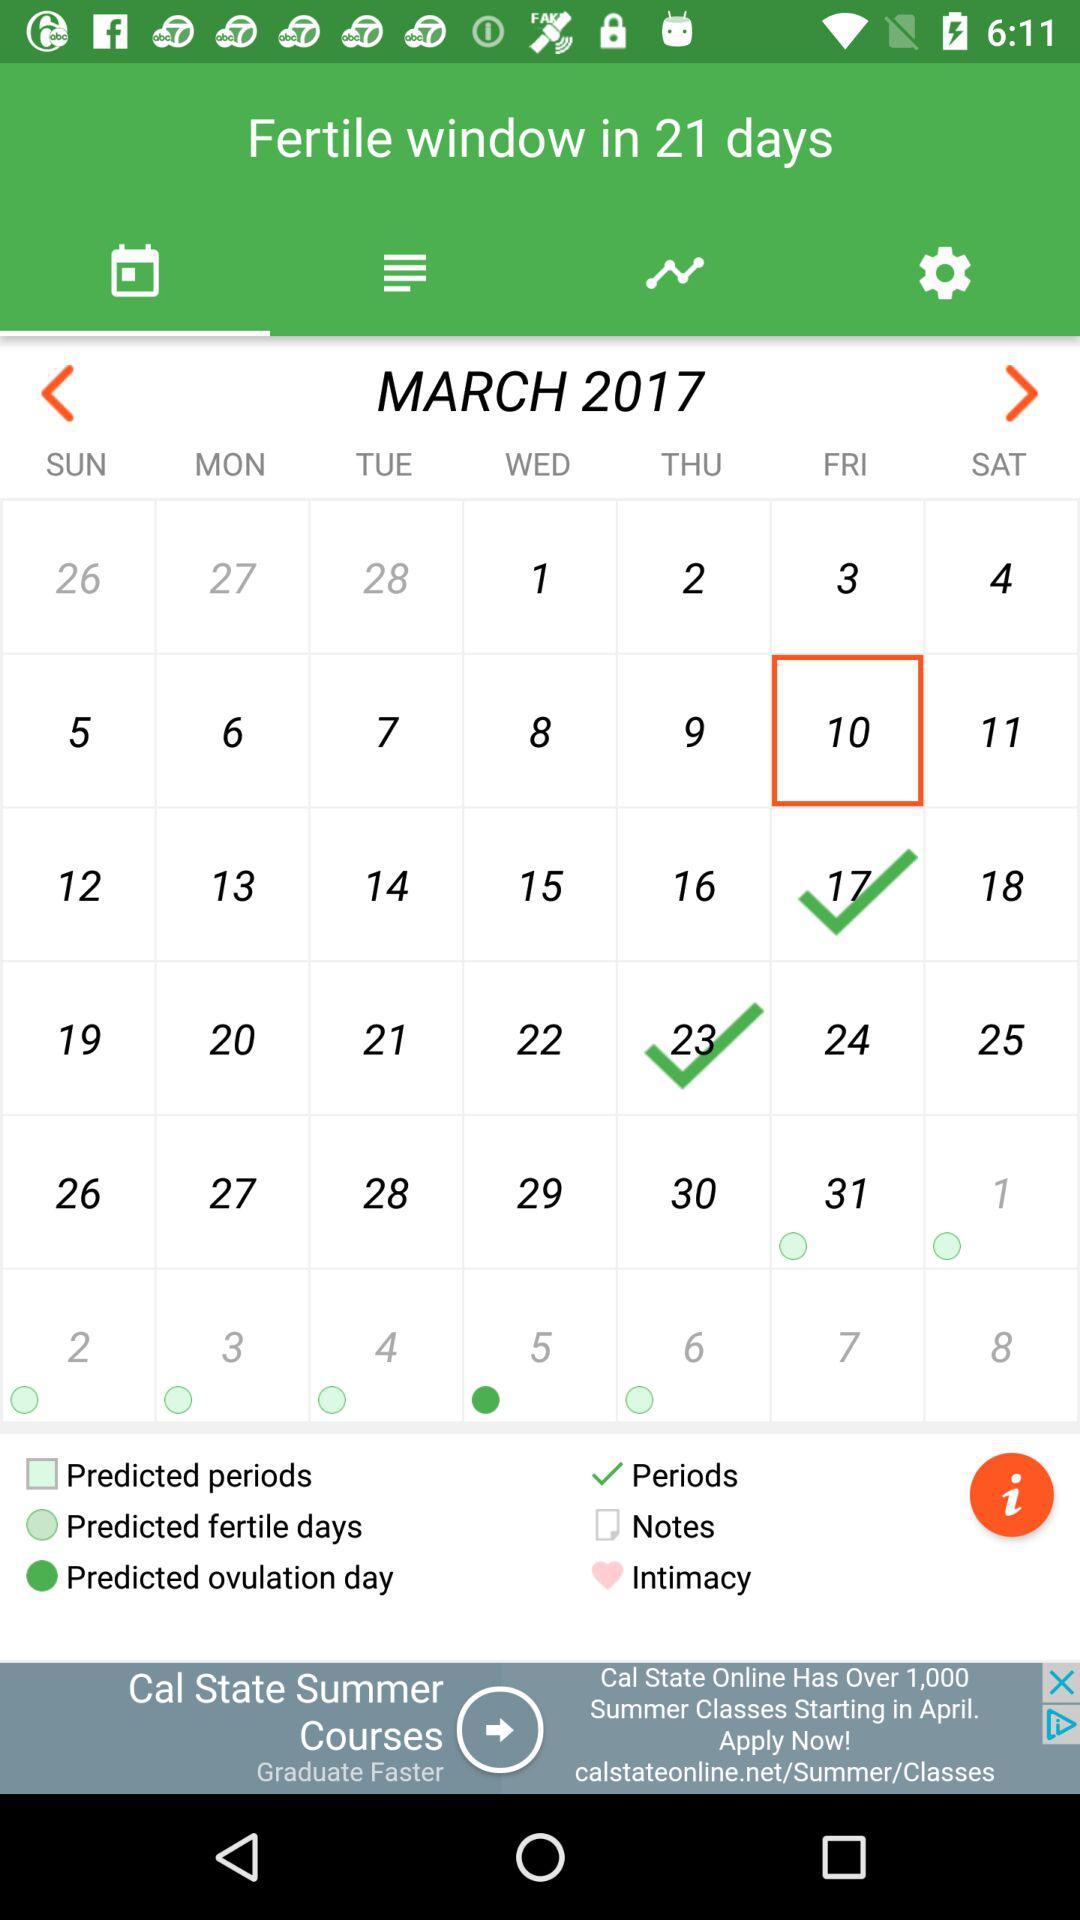 This screenshot has width=1080, height=1920. Describe the element at coordinates (1022, 393) in the screenshot. I see `next month` at that location.